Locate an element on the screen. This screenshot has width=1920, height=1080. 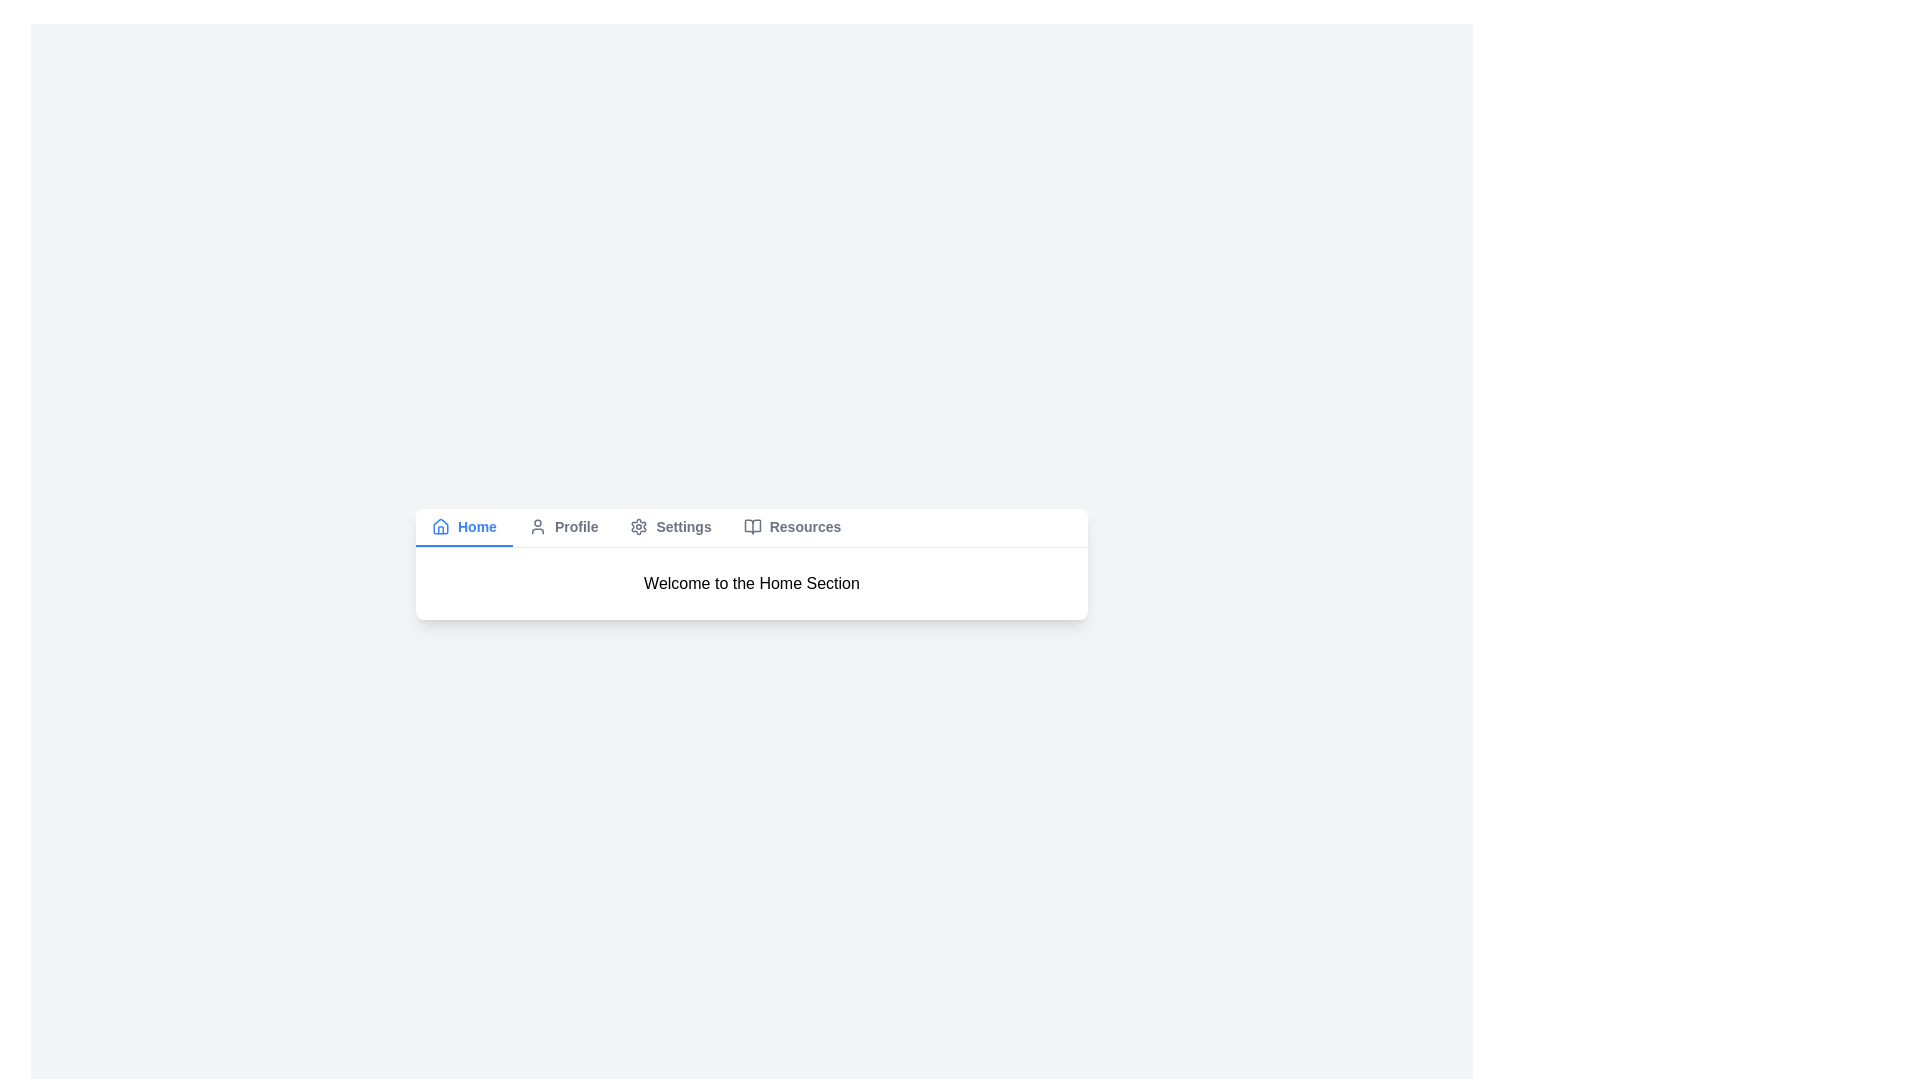
the 'Profile' text label in the navigation bar is located at coordinates (575, 525).